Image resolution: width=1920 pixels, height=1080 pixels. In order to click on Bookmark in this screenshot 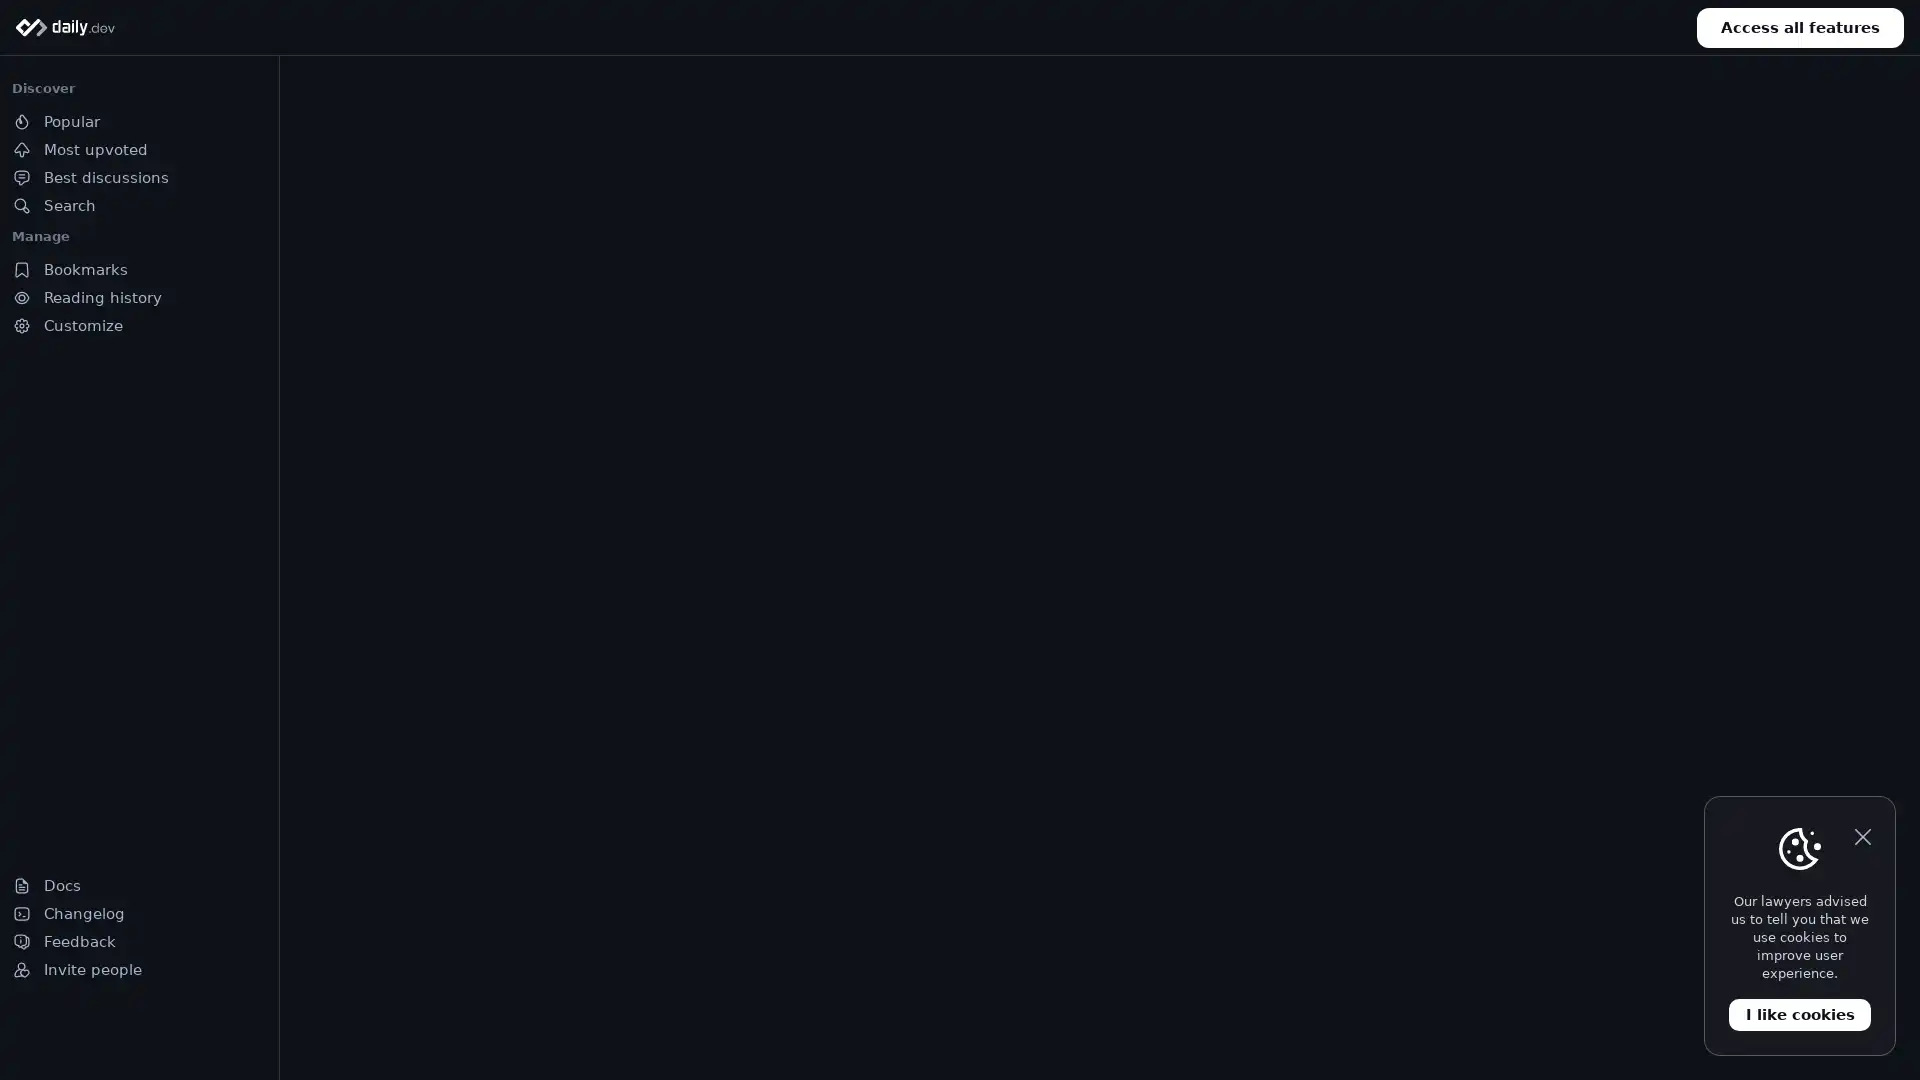, I will do `click(1390, 559)`.